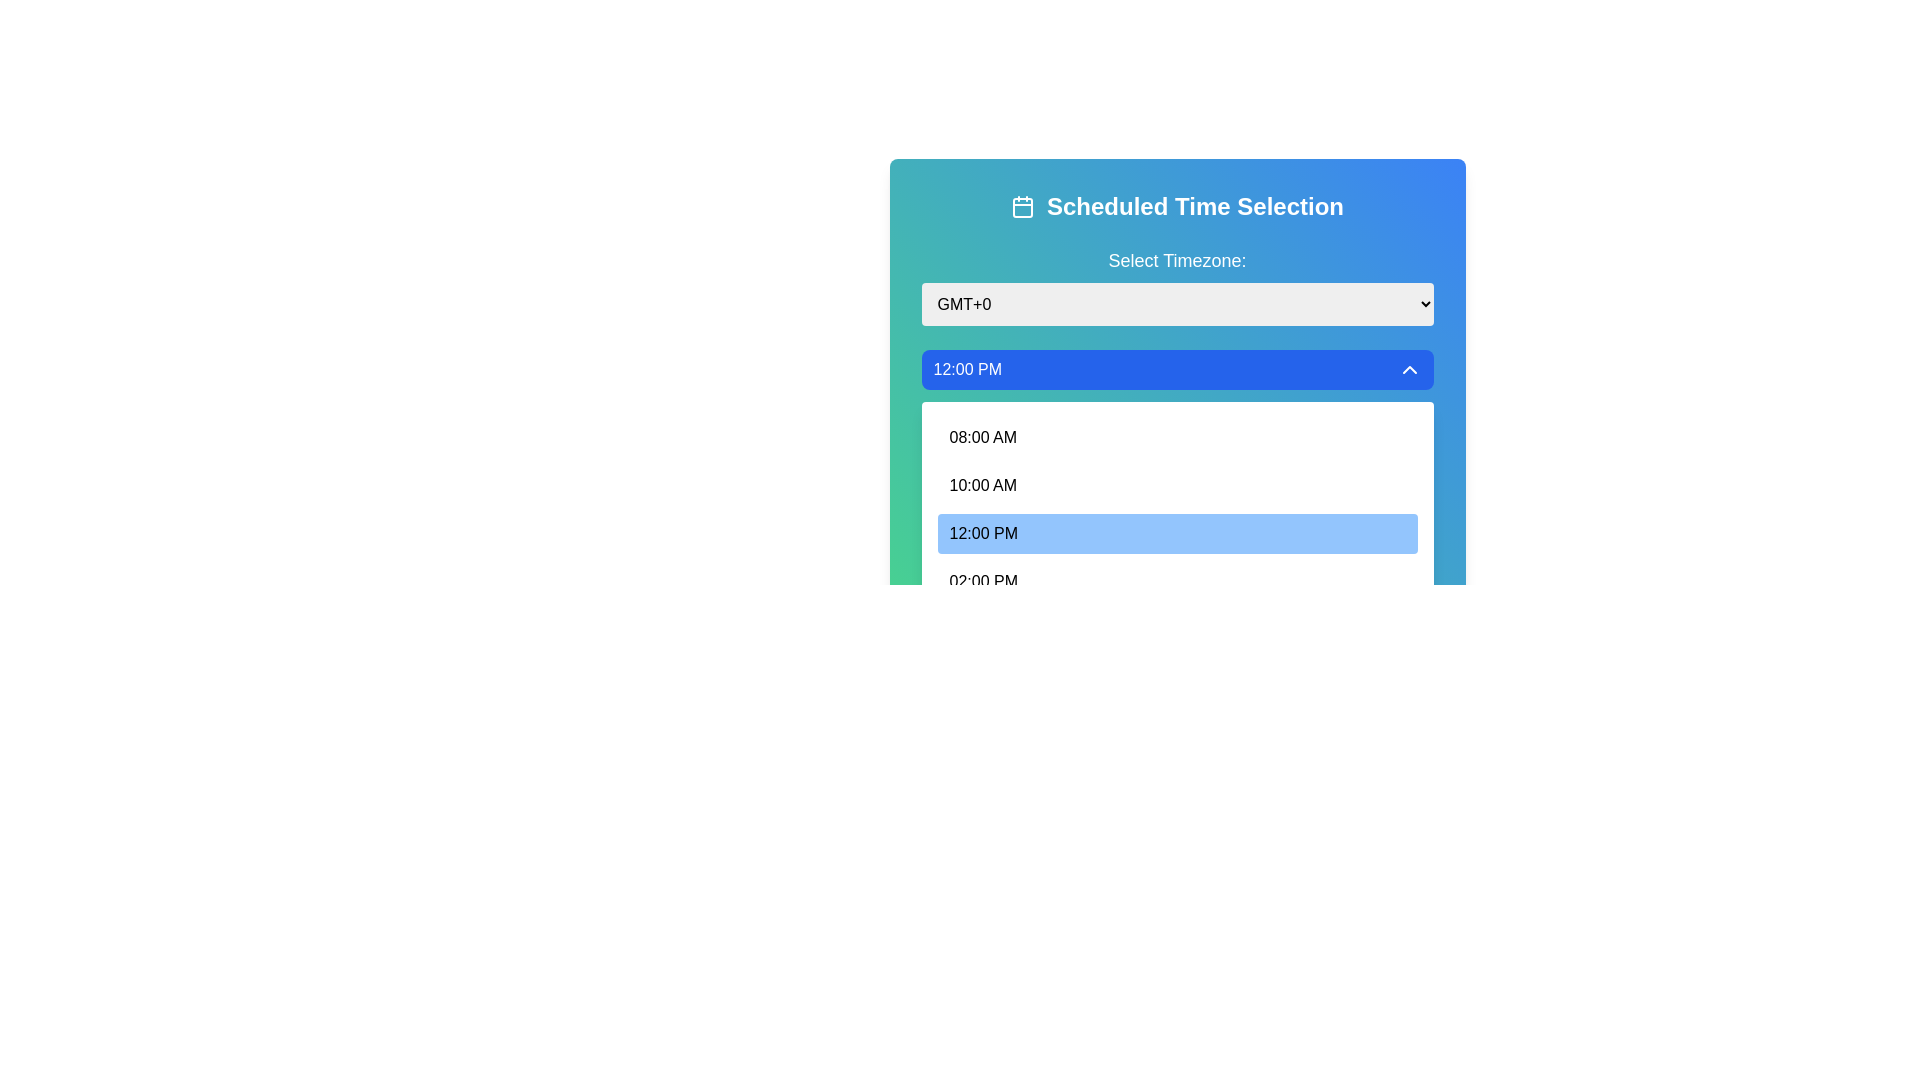 The width and height of the screenshot is (1920, 1080). What do you see at coordinates (967, 370) in the screenshot?
I see `the text label representing the currently selected time in the 'Select Timezone' dropdown to interact with the dropdown` at bounding box center [967, 370].